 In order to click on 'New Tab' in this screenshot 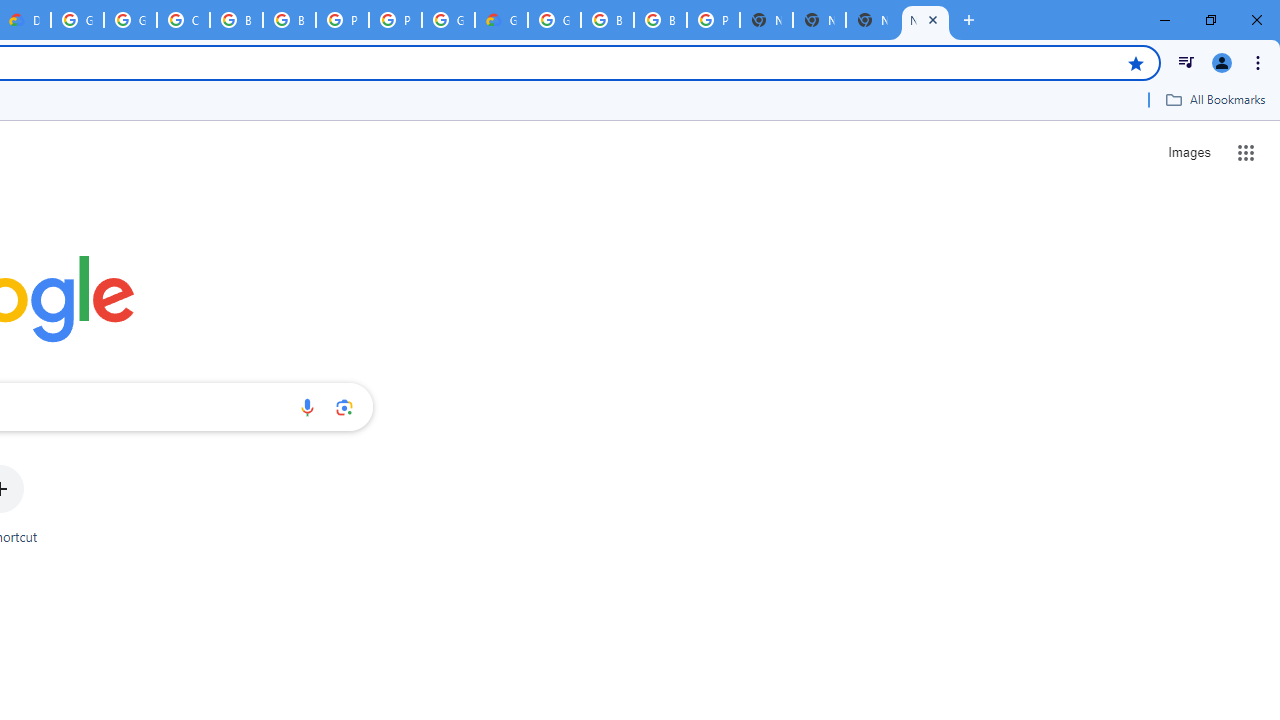, I will do `click(924, 20)`.